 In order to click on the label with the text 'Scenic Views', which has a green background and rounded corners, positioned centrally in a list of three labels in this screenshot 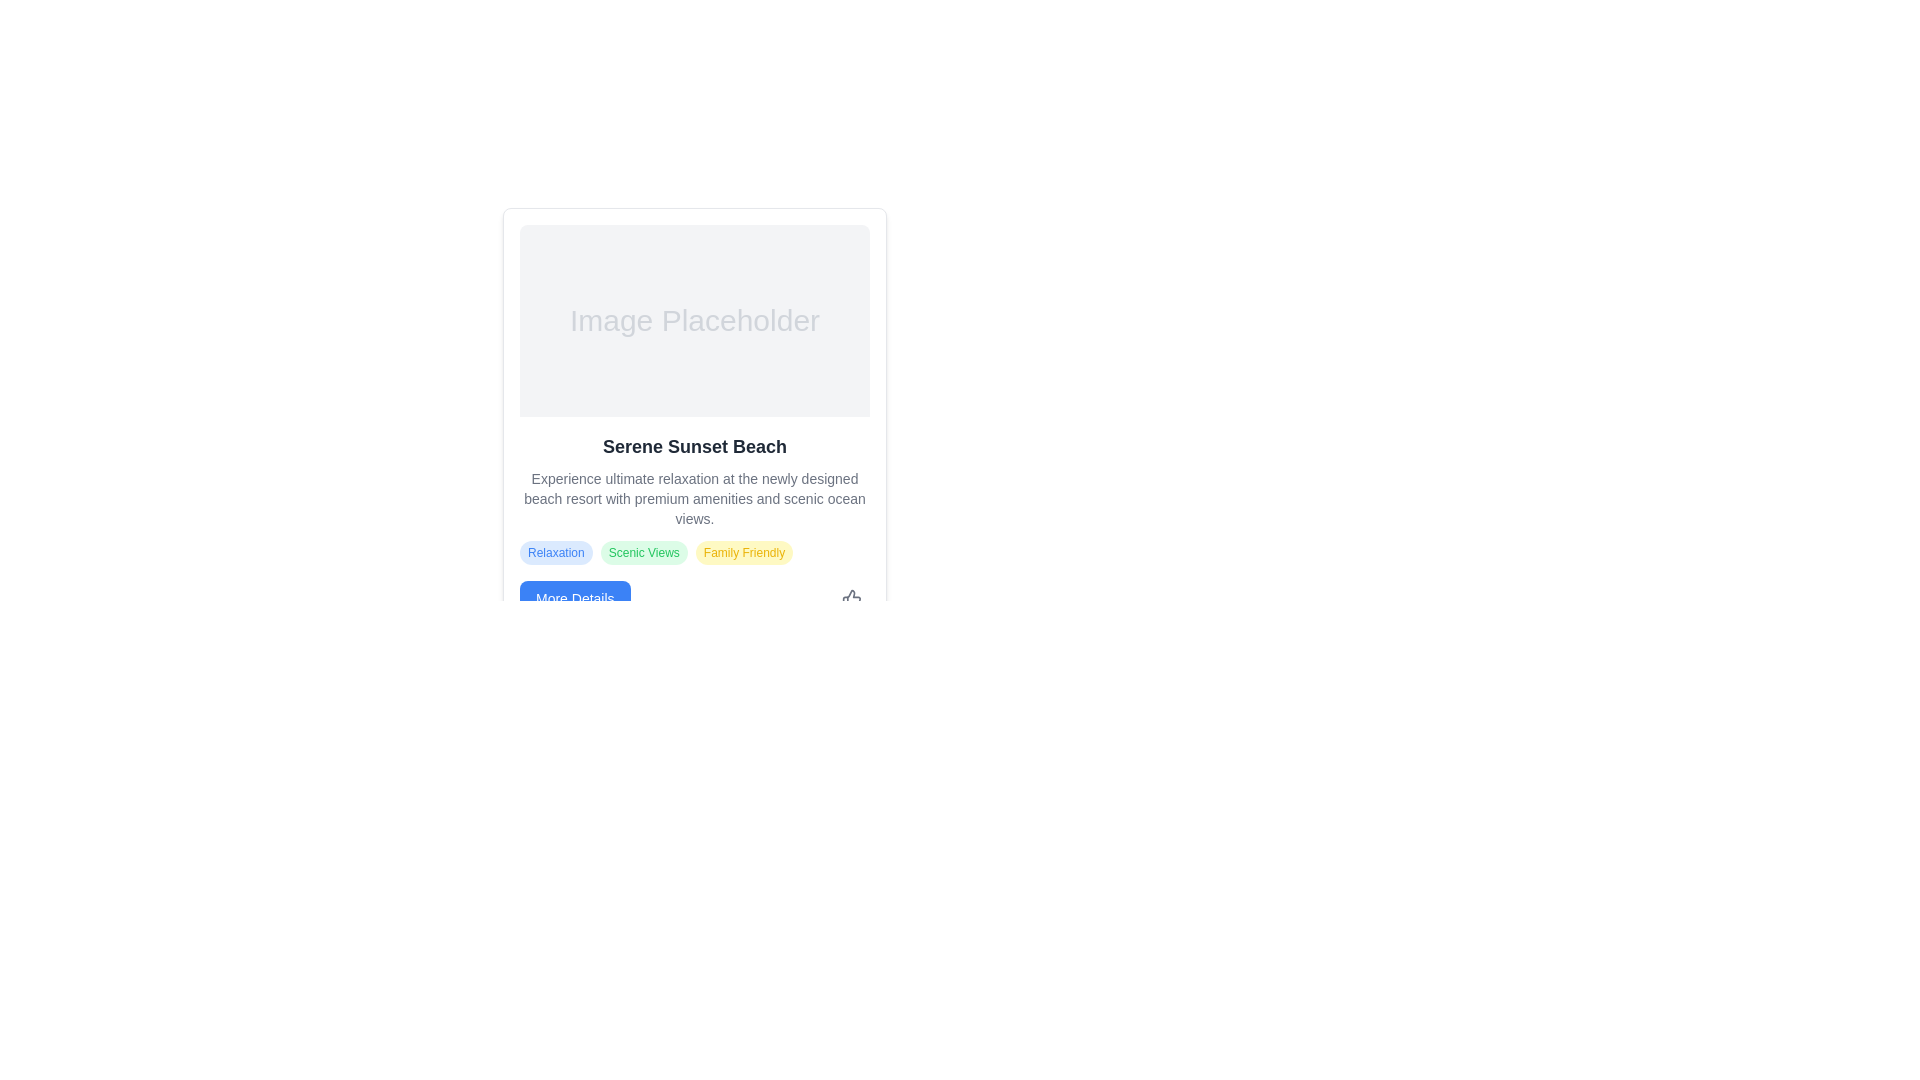, I will do `click(644, 552)`.